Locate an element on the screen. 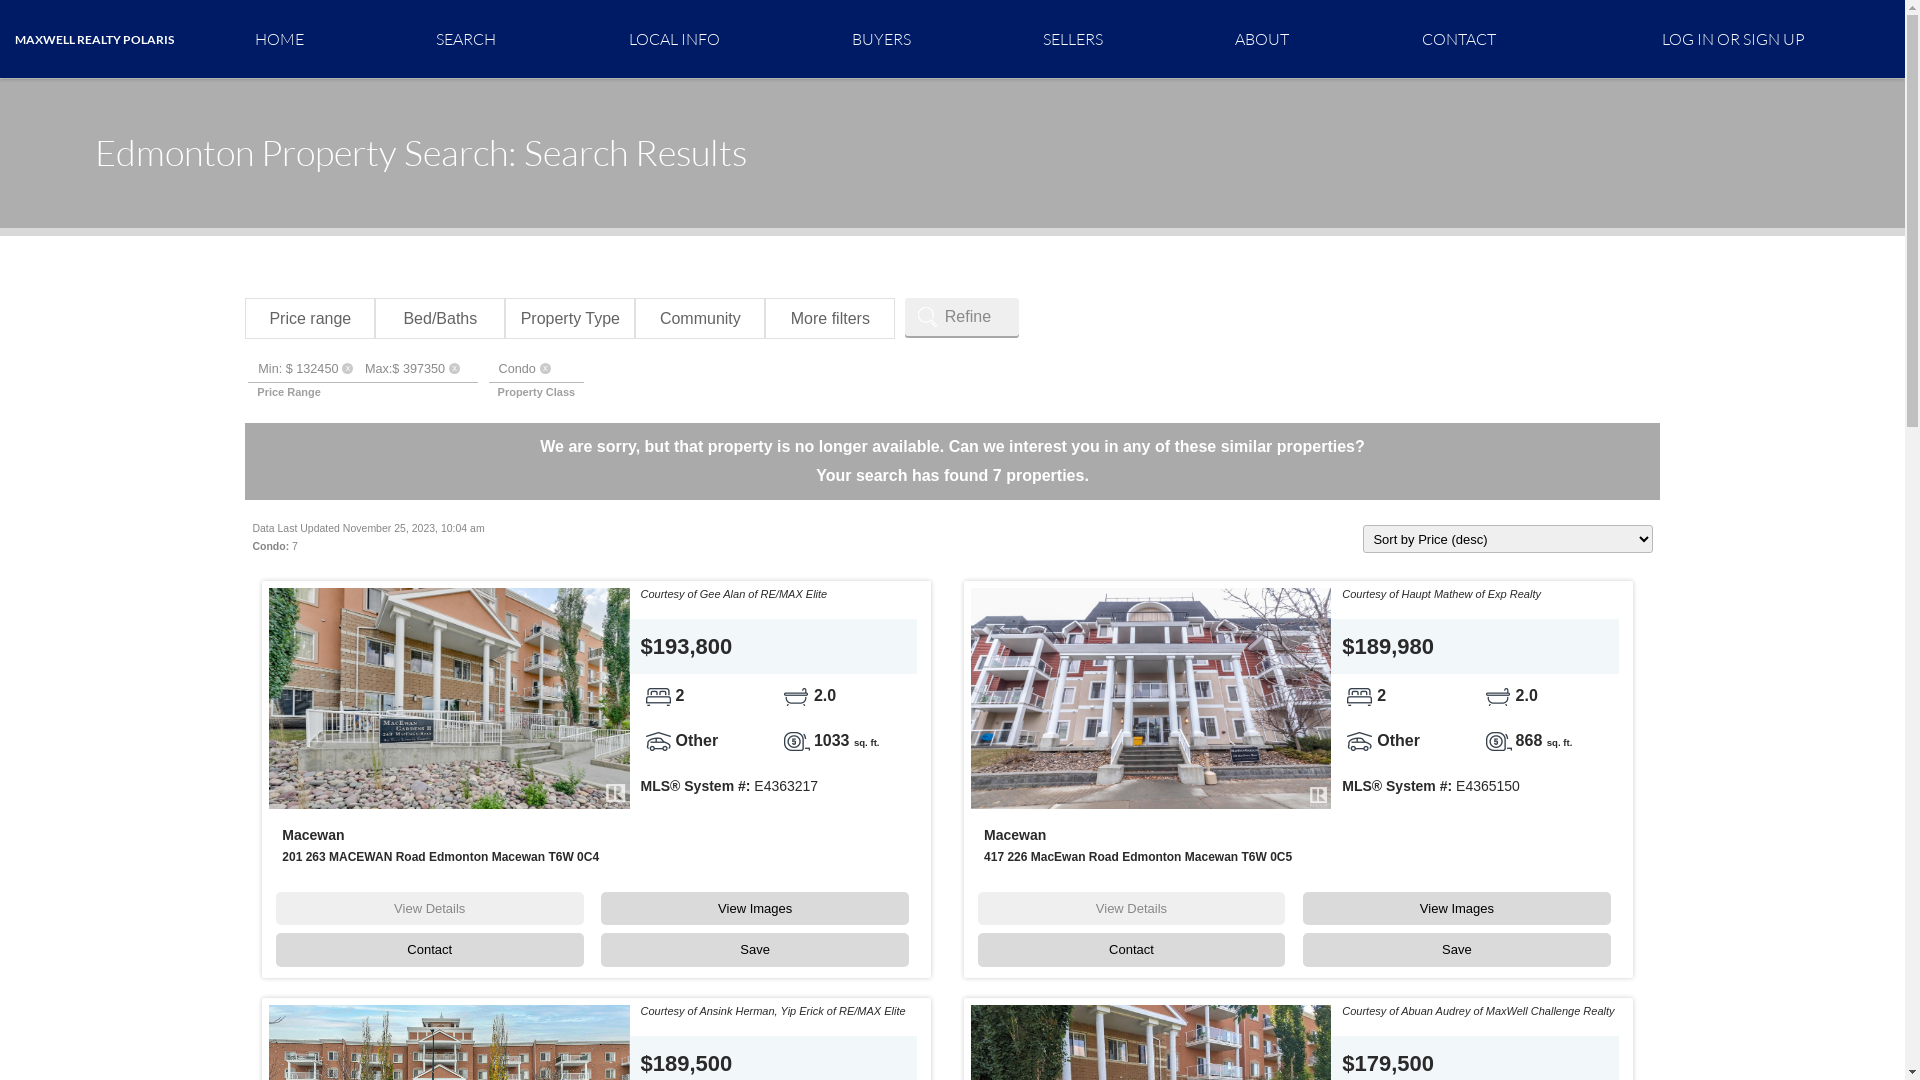  'SELLERS' is located at coordinates (1072, 38).